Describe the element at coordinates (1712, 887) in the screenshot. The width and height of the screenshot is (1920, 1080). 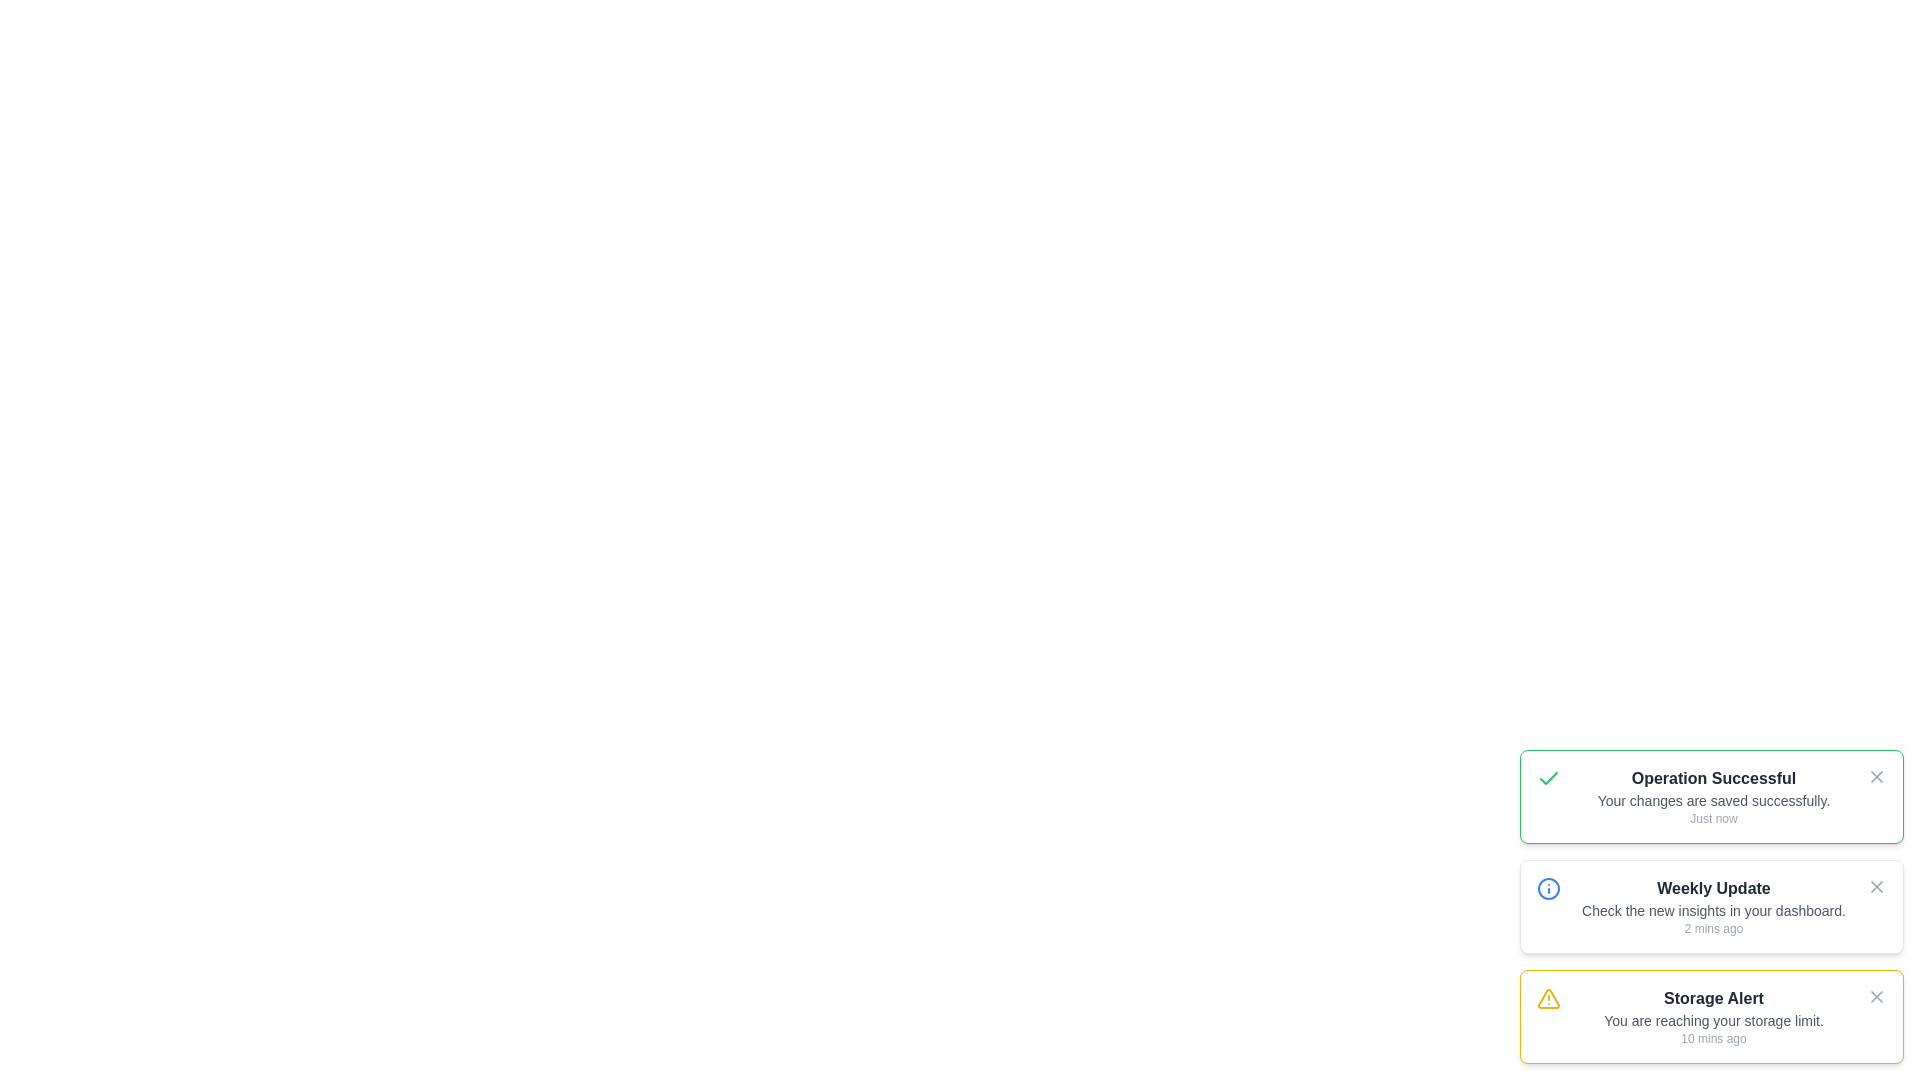
I see `text content of the title in the second notification card from the top, which summarizes the content of the notification` at that location.